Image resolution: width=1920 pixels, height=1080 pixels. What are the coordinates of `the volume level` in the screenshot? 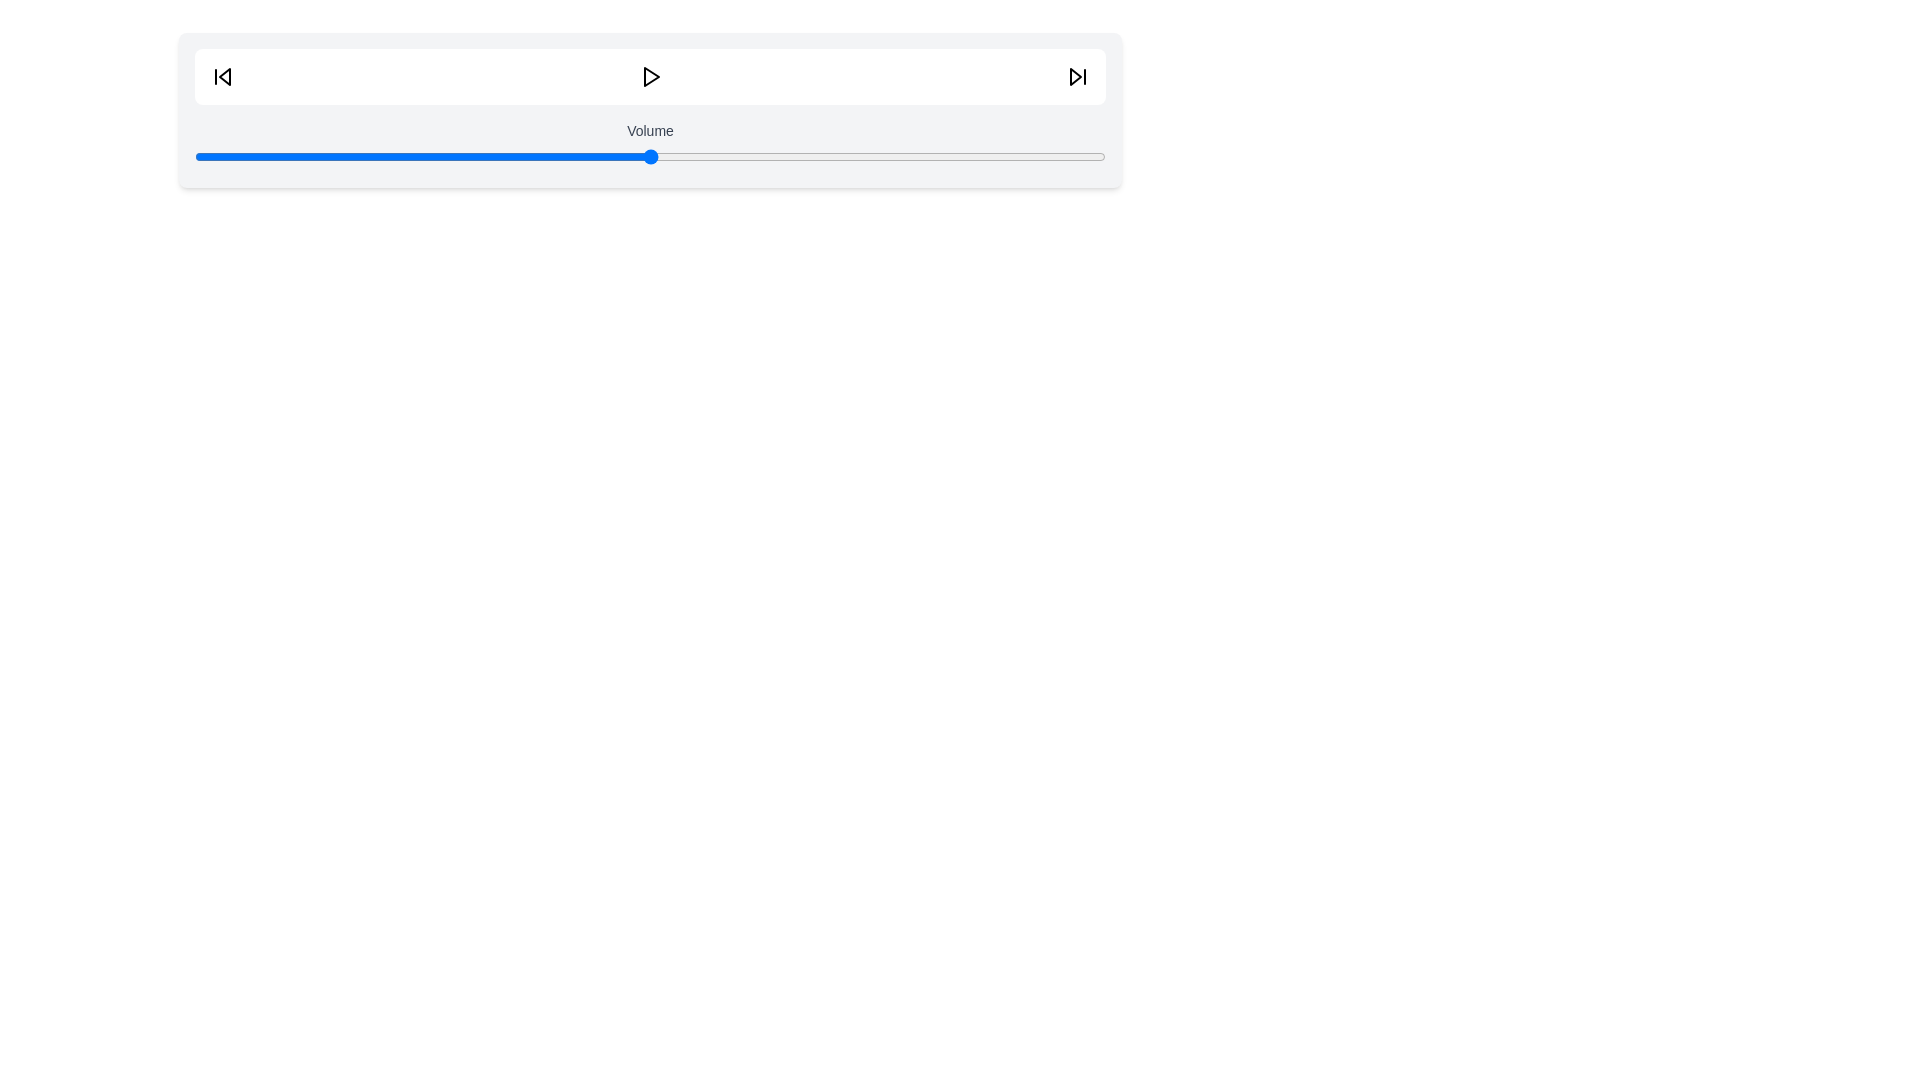 It's located at (913, 156).